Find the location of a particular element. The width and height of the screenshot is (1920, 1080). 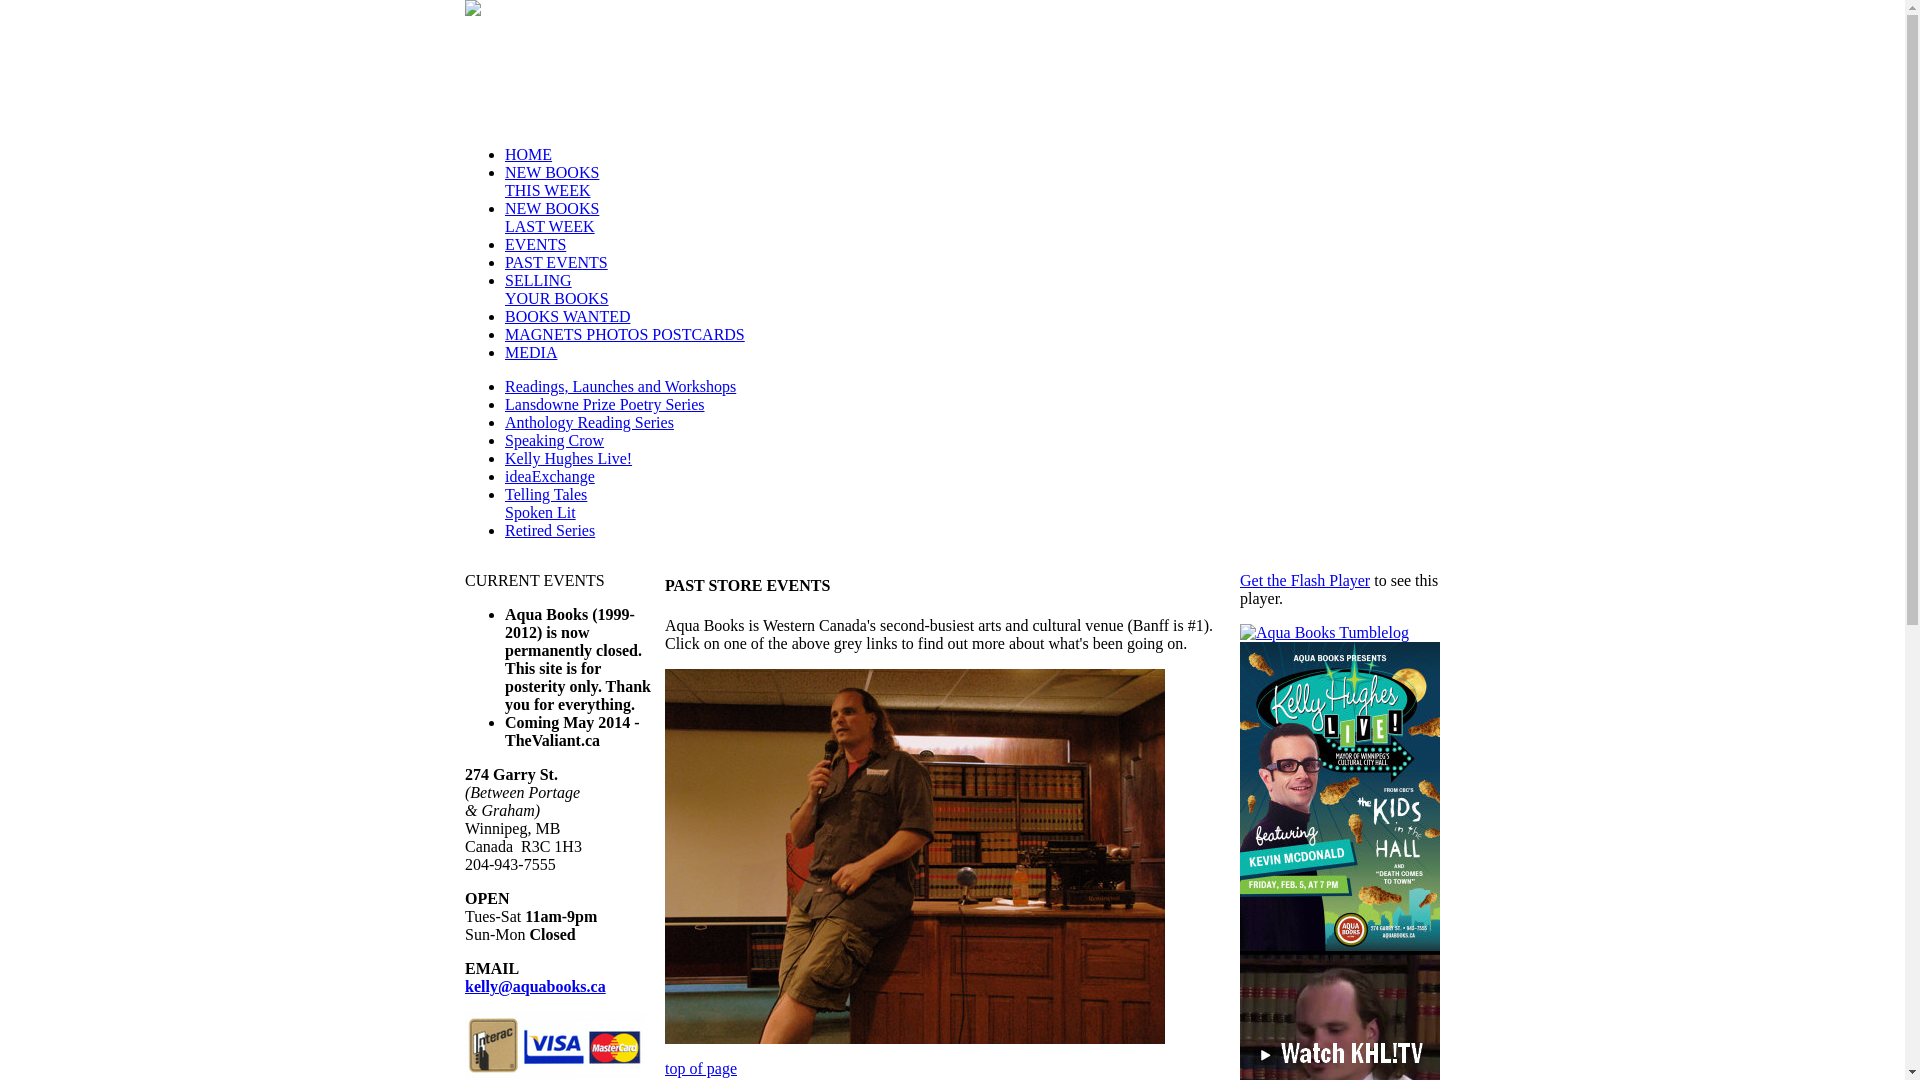

'Get the Flash Player' is located at coordinates (1305, 580).